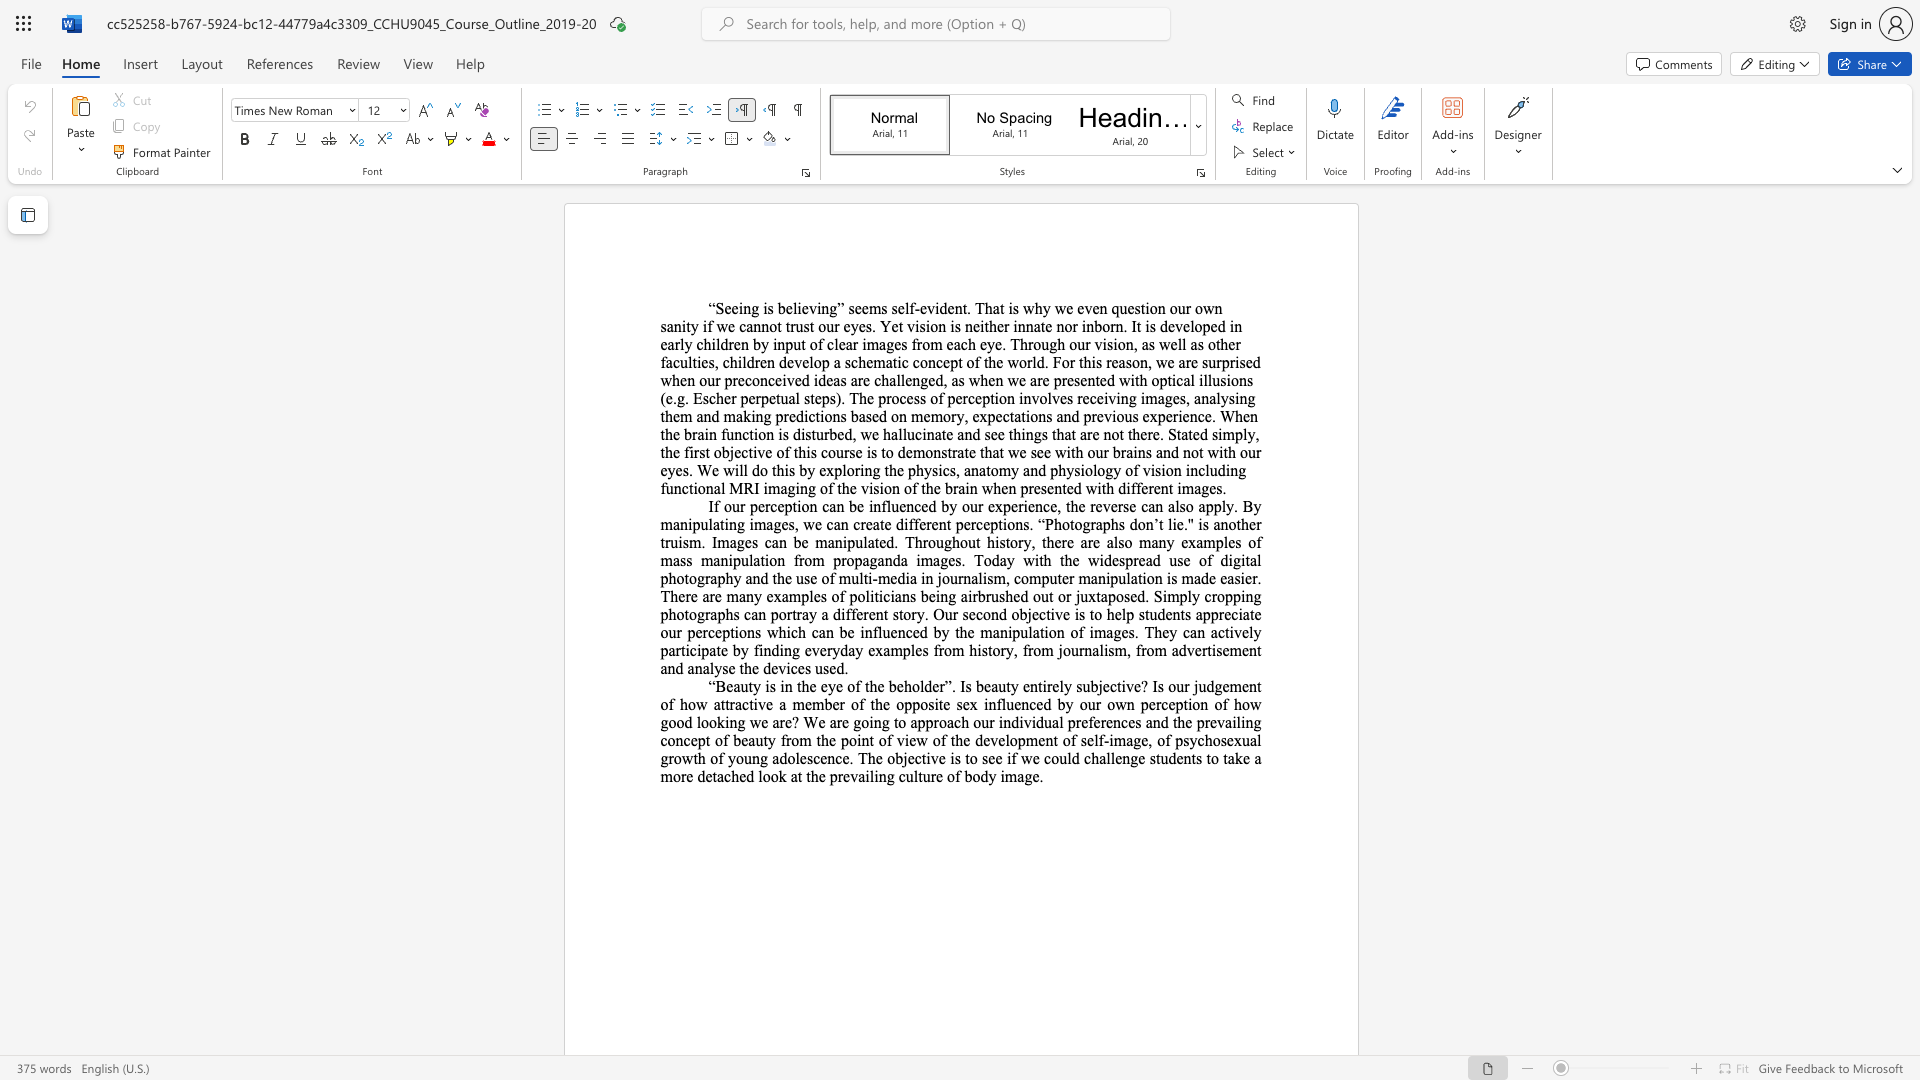  I want to click on the subset text "ceived ideas are challenged, as when we are presented with optical illusions (e.g. Escher perpet" within the text "“Seeing is believing” seems self-evident. That is why we even question our own sanity if we cannot trust our eyes. Yet vision is neither innate nor inborn. It is developed in early children by input of clear images from each eye. Through our vision, as well as other faculties, children develop a schematic concept of the world. For this reason, we are surprised when our preconceived ideas are challenged, as when we are presented with optical illusions (e.g. Escher perpetual steps). The process of perception", so click(767, 380).